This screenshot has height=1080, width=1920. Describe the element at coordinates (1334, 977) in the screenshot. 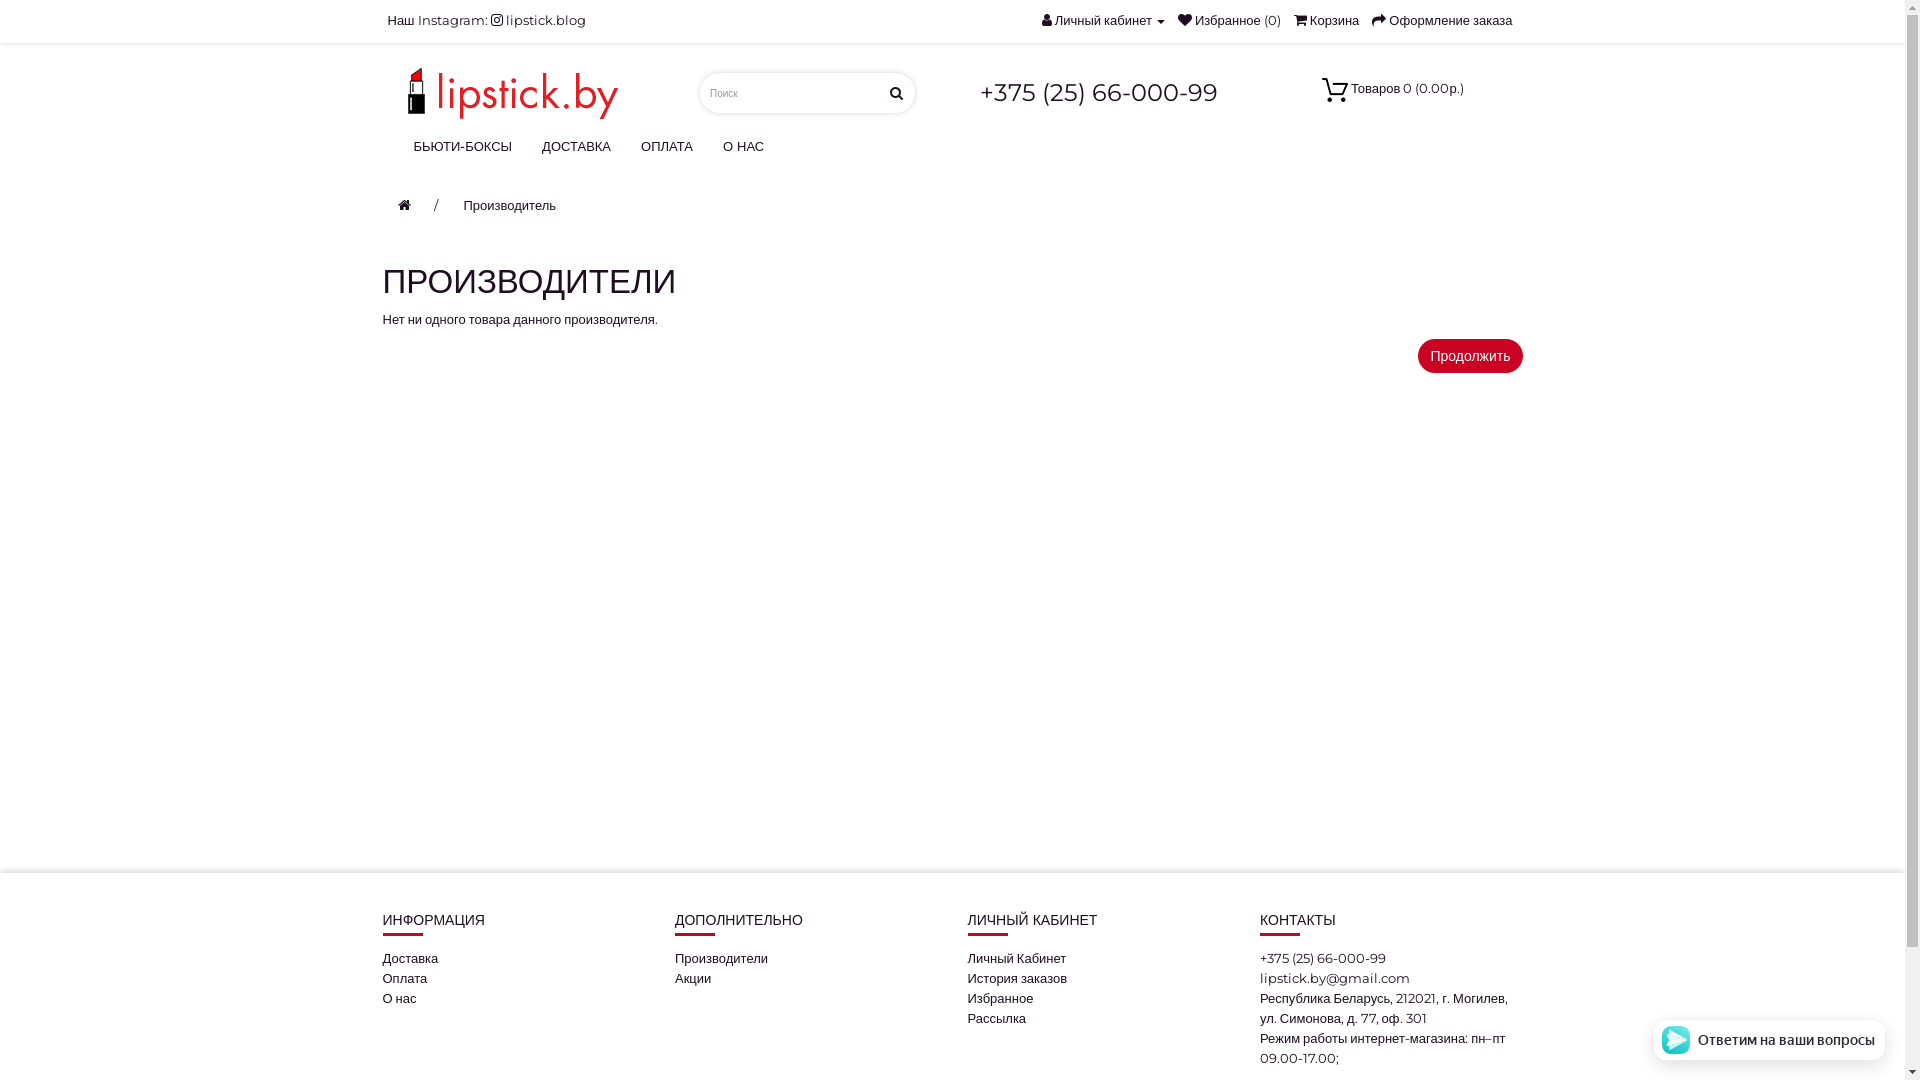

I see `'lipstick.by@gmail.com'` at that location.